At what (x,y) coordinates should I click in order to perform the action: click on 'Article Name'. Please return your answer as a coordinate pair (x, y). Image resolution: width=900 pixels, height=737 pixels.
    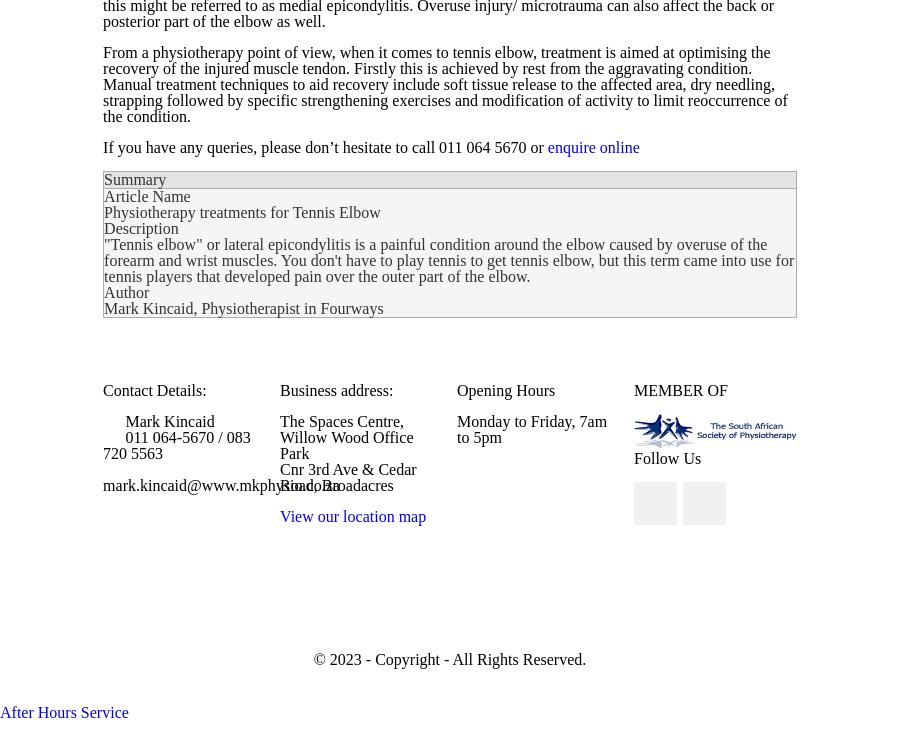
    Looking at the image, I should click on (146, 195).